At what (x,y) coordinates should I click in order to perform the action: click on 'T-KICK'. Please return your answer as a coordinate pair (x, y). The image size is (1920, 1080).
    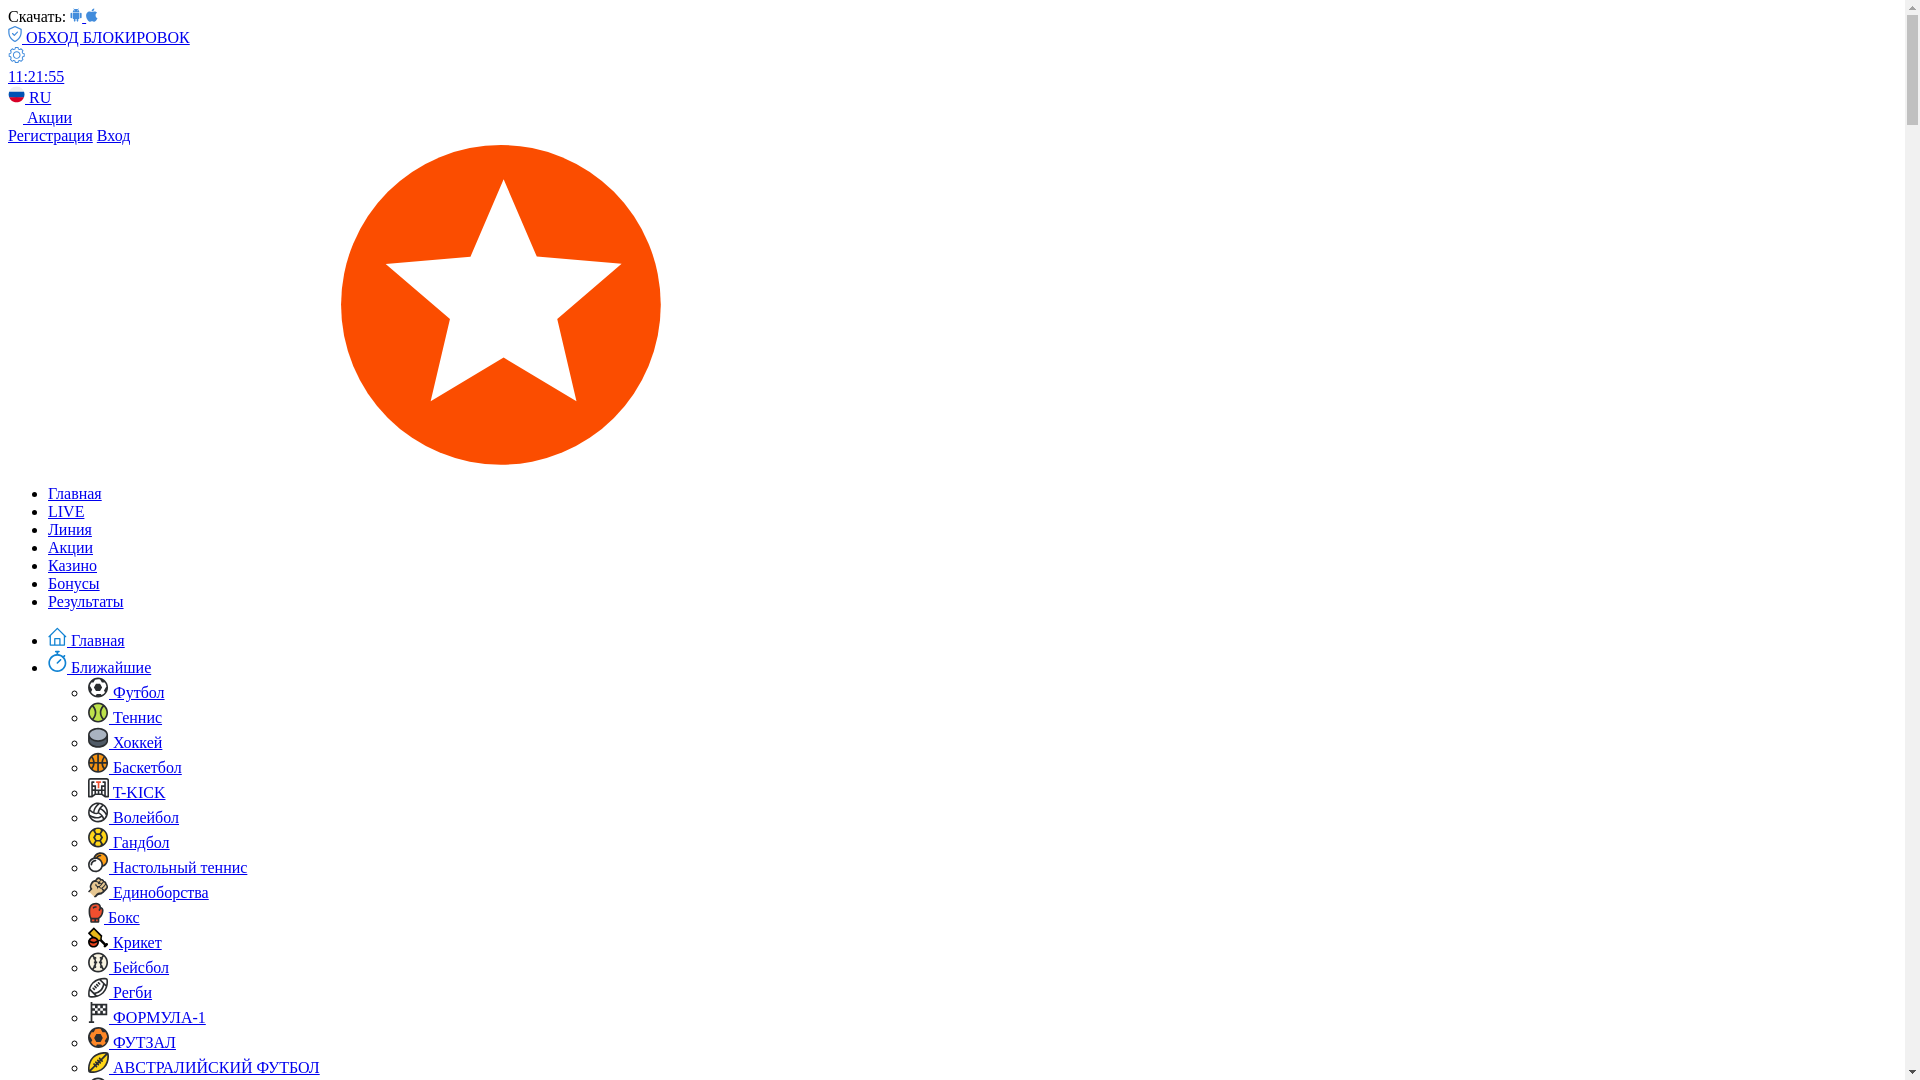
    Looking at the image, I should click on (86, 791).